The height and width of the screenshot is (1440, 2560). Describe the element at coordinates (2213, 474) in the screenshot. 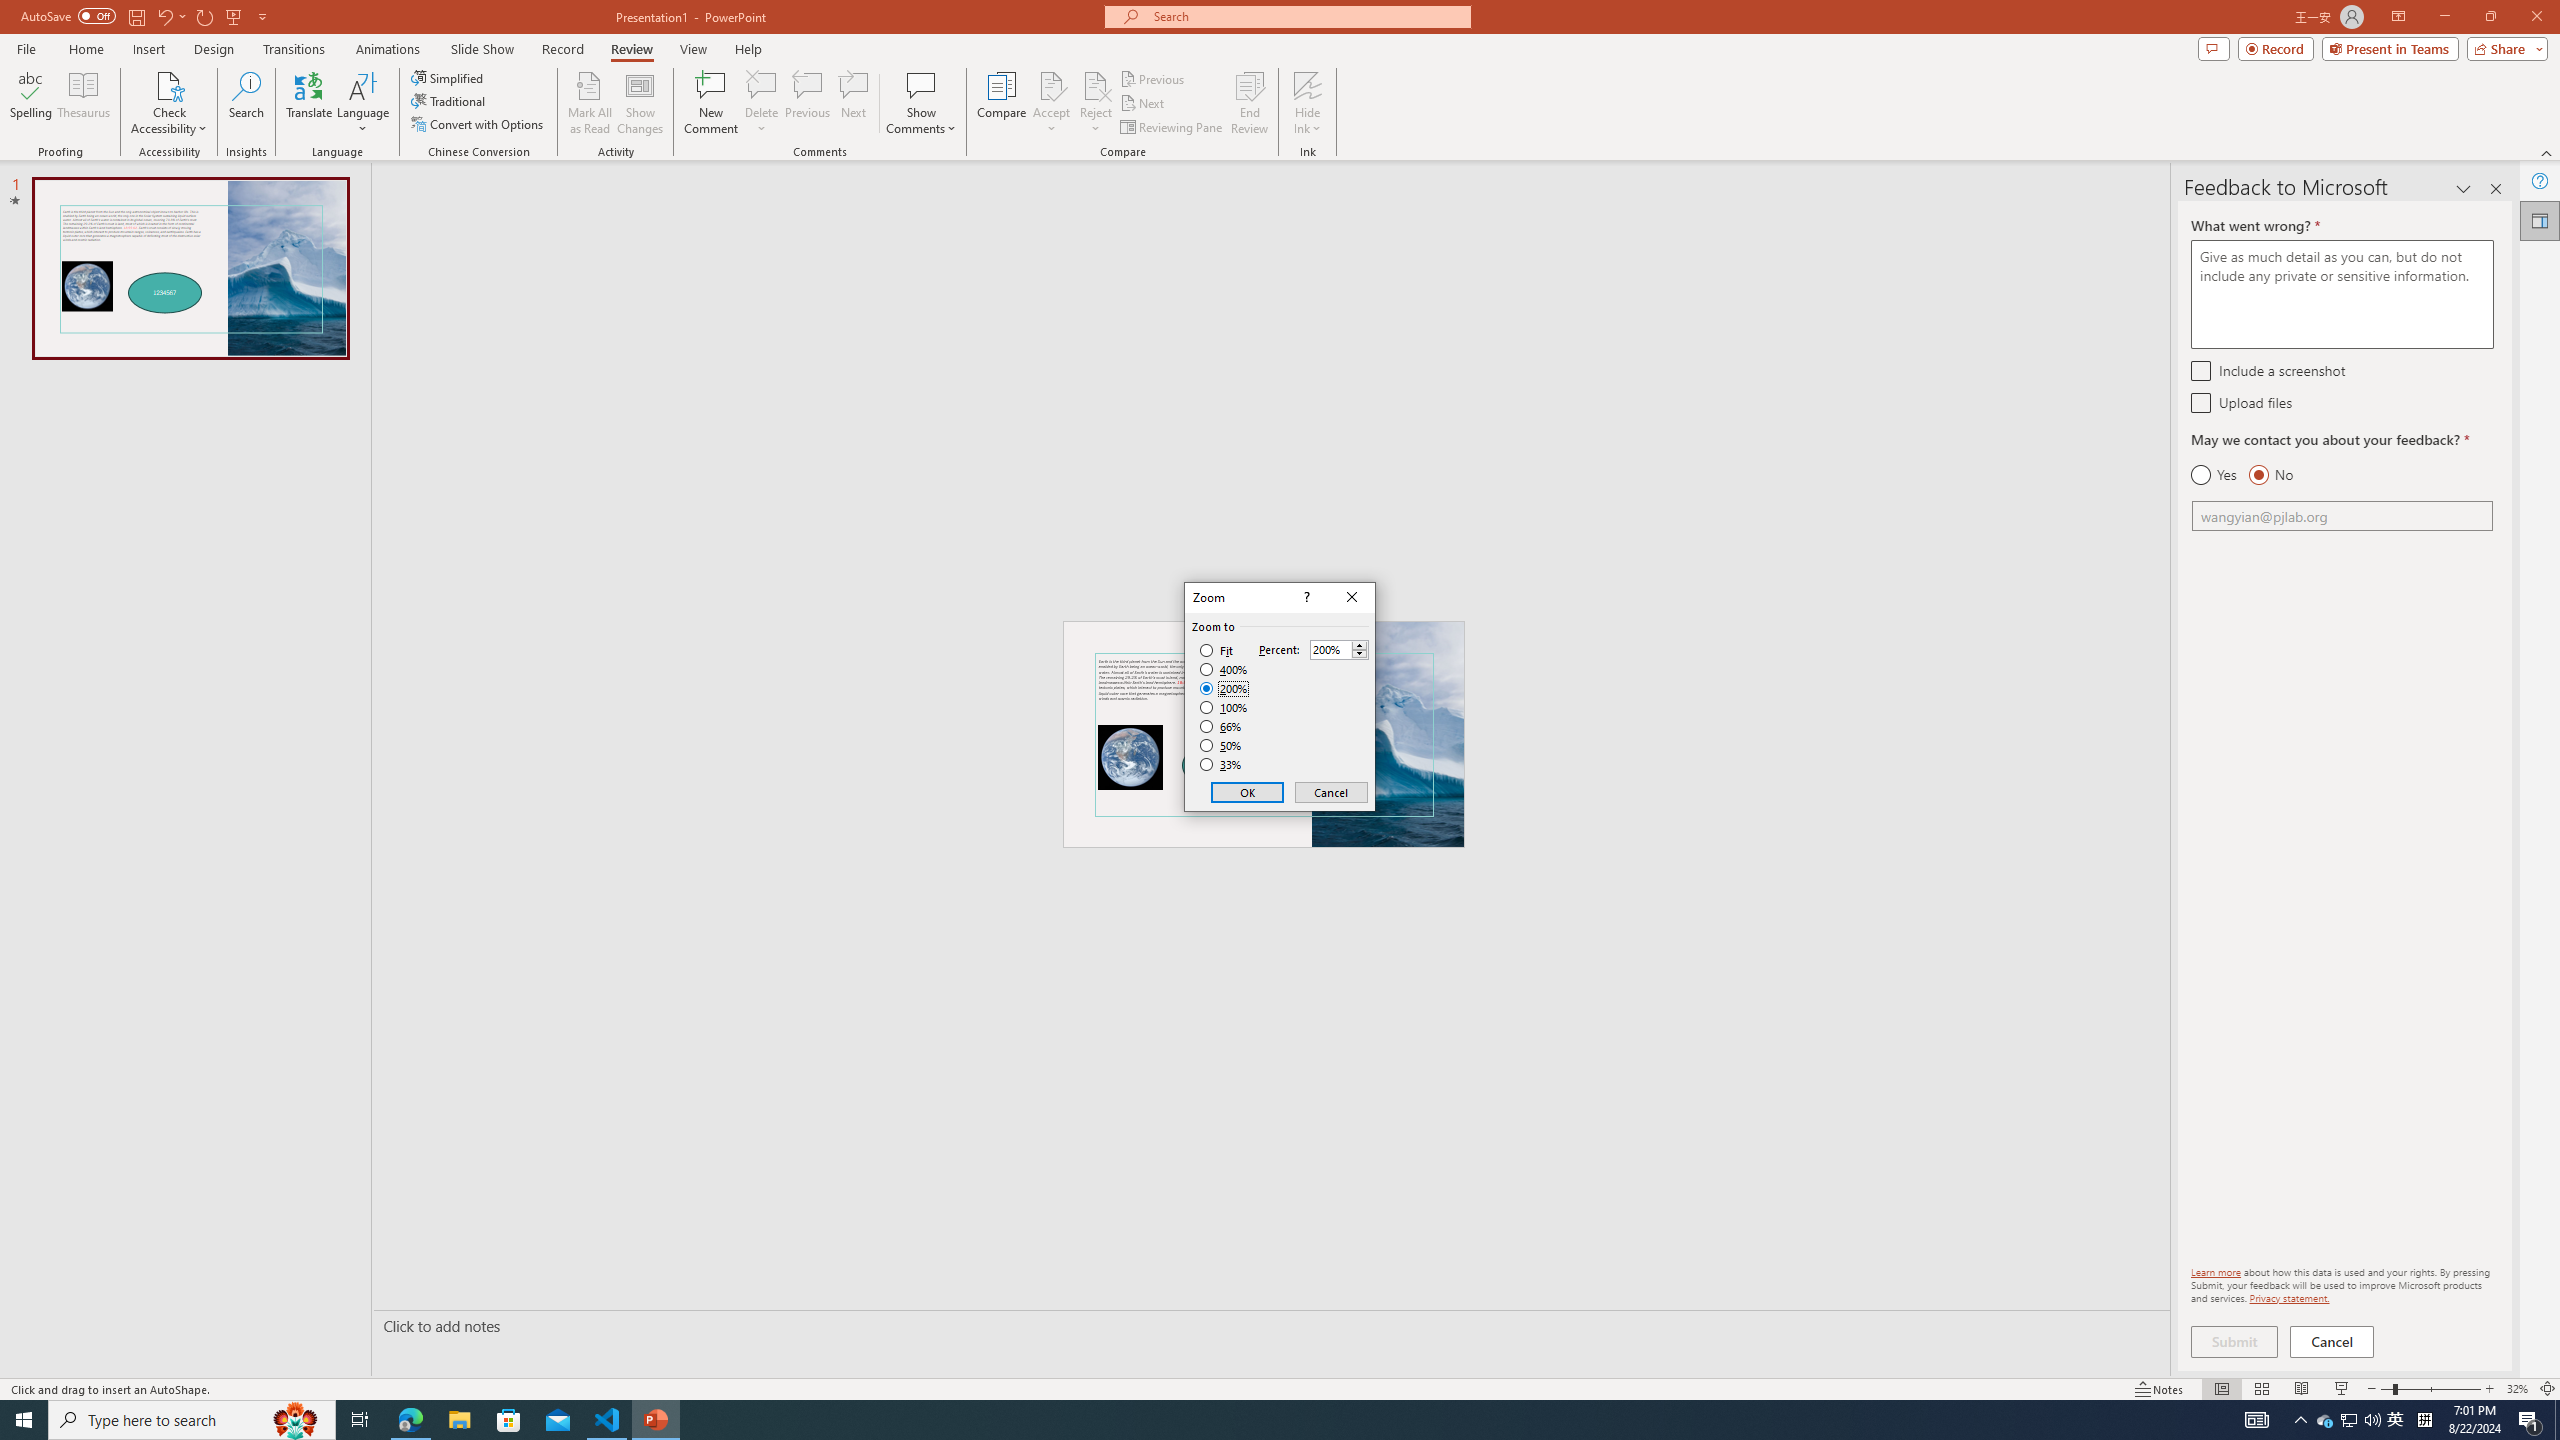

I see `'Yes'` at that location.